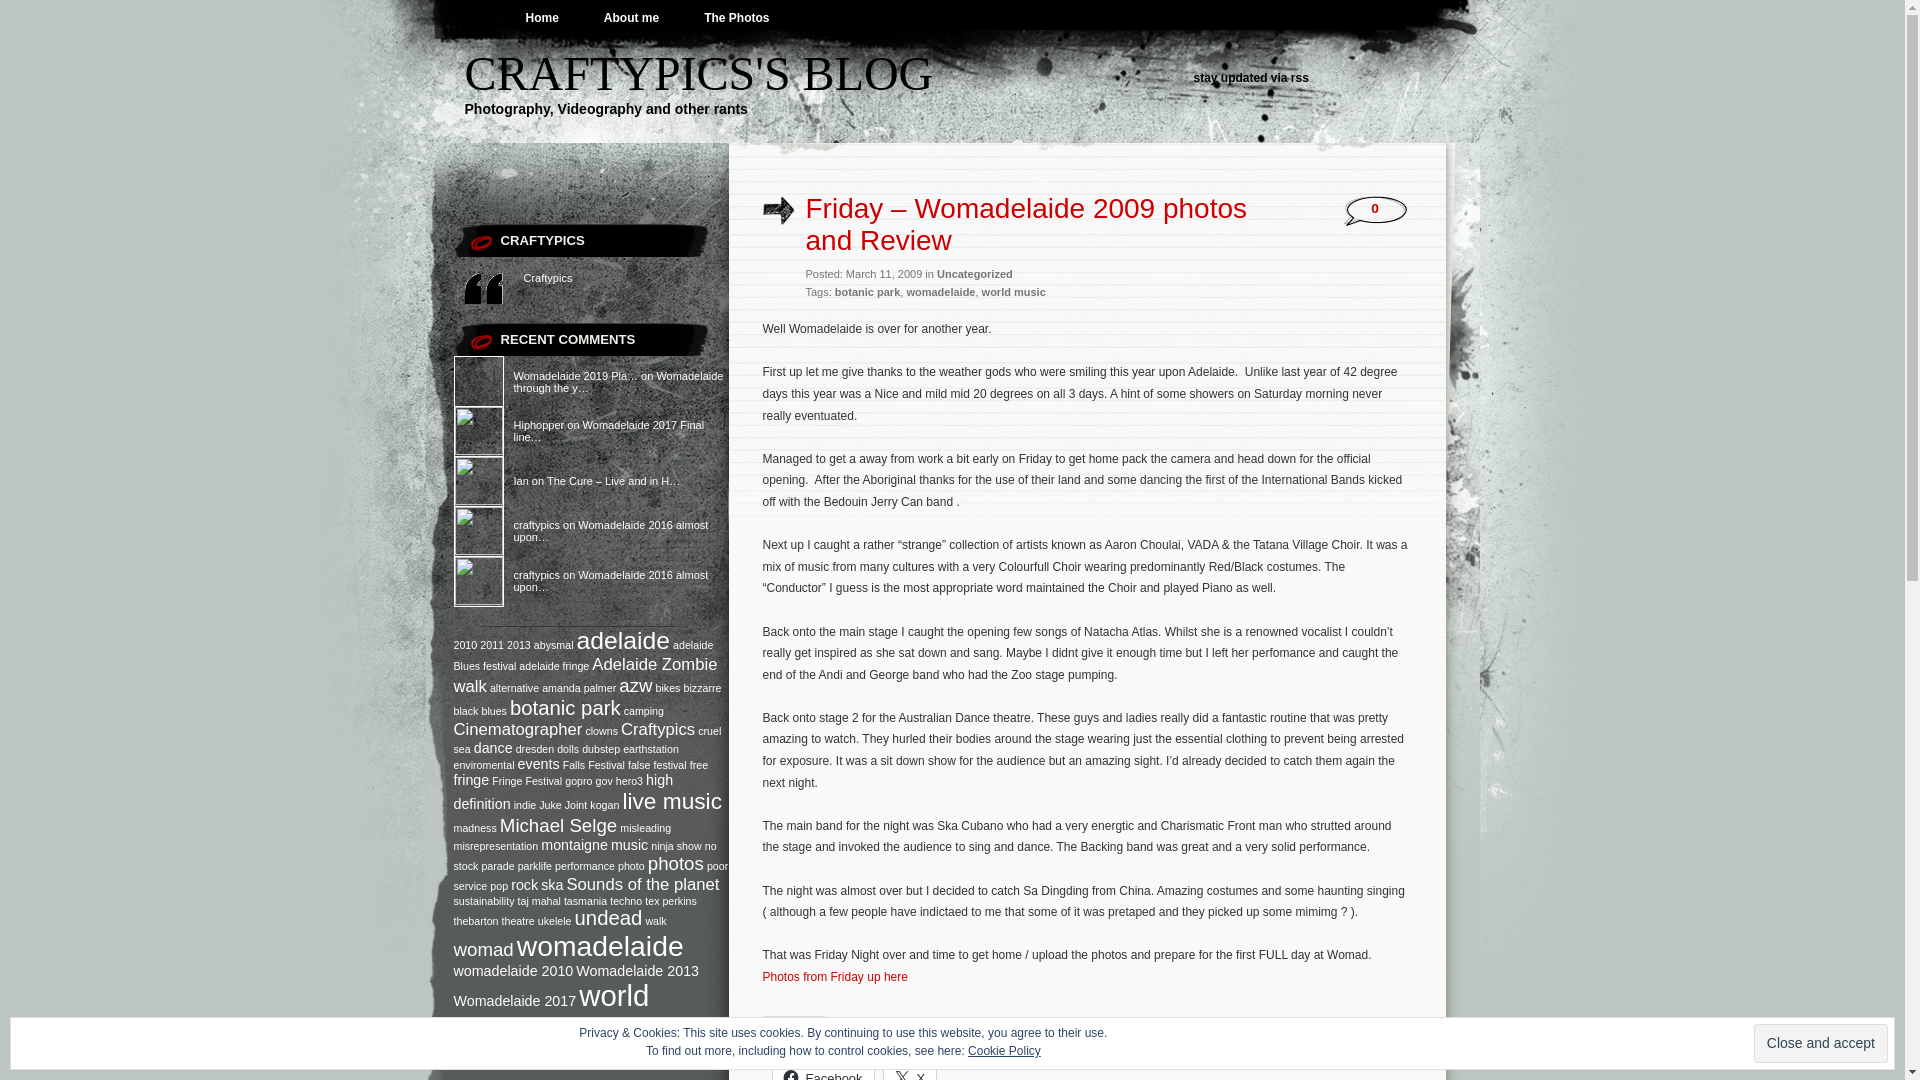 This screenshot has height=1080, width=1920. Describe the element at coordinates (645, 828) in the screenshot. I see `'misleading'` at that location.